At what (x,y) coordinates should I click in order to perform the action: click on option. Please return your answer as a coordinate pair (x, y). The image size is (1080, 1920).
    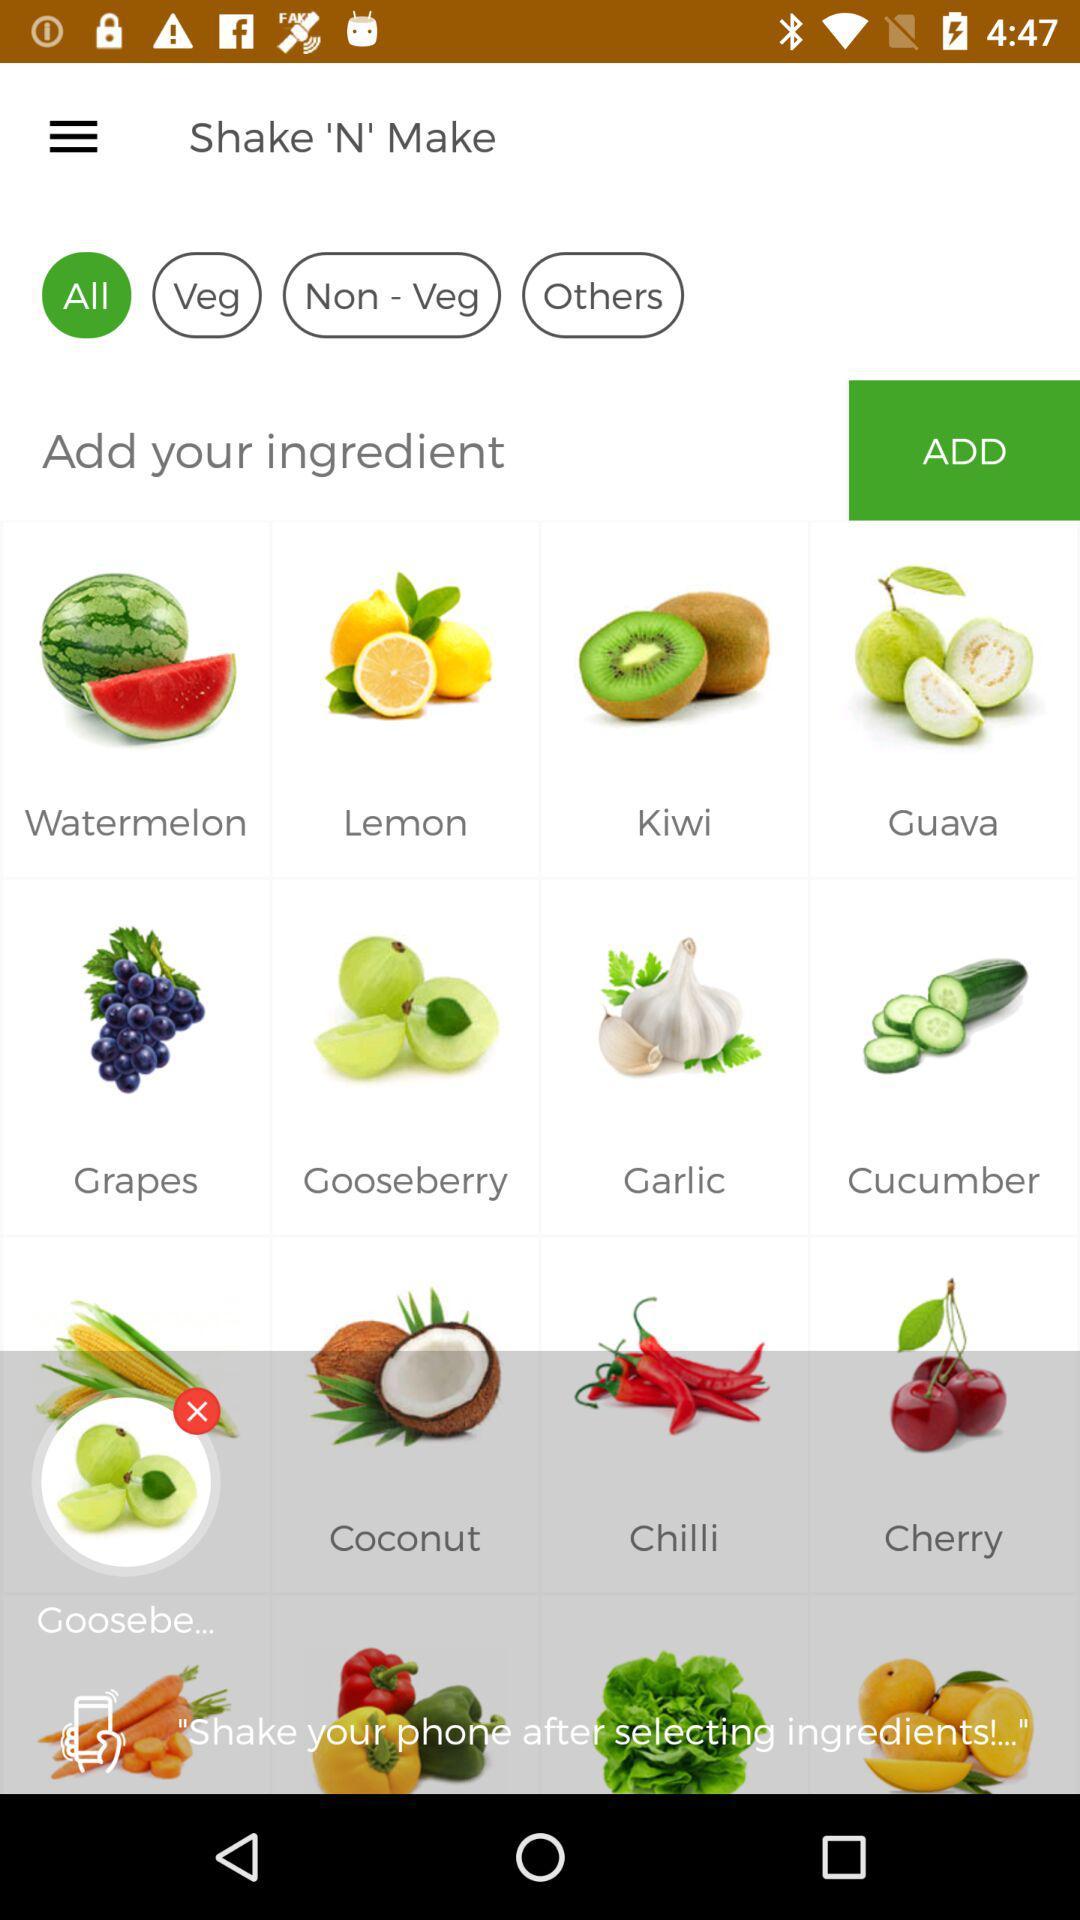
    Looking at the image, I should click on (72, 135).